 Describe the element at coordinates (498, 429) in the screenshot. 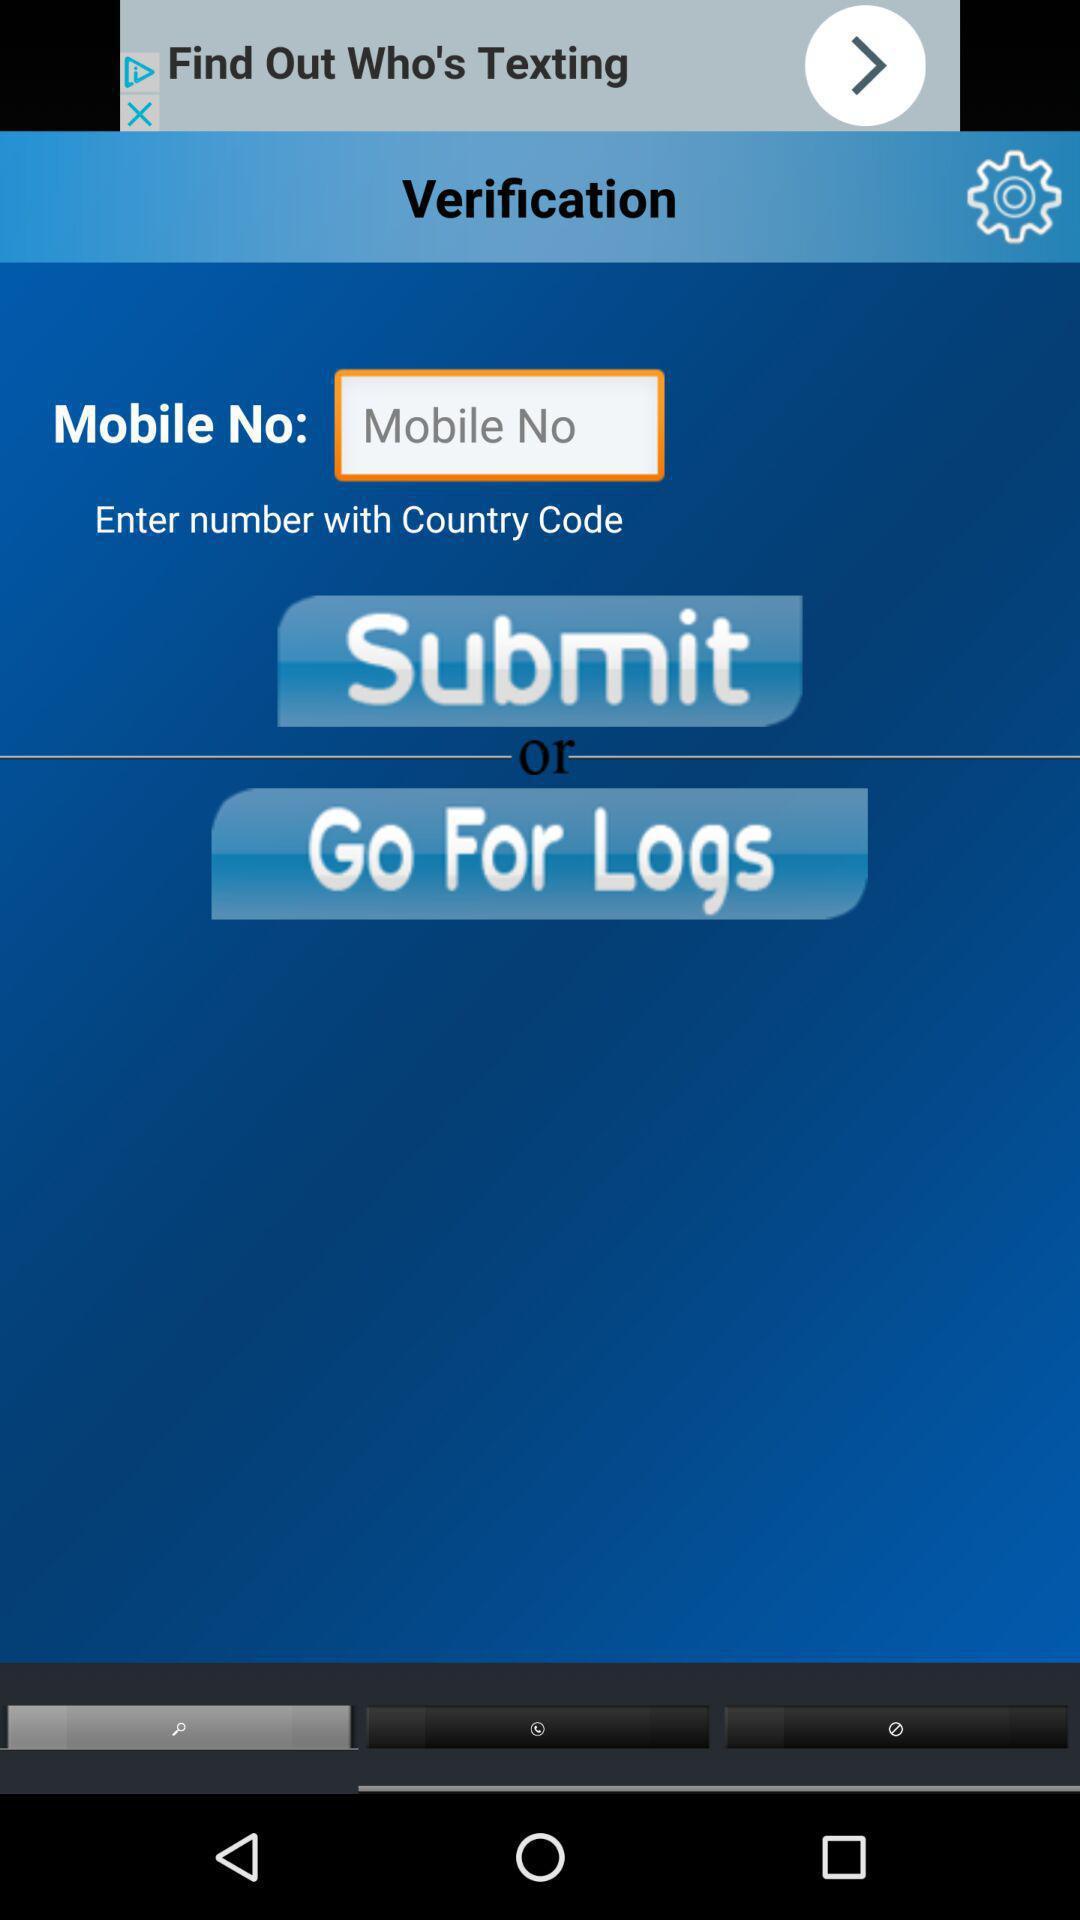

I see `hide the mobile number` at that location.